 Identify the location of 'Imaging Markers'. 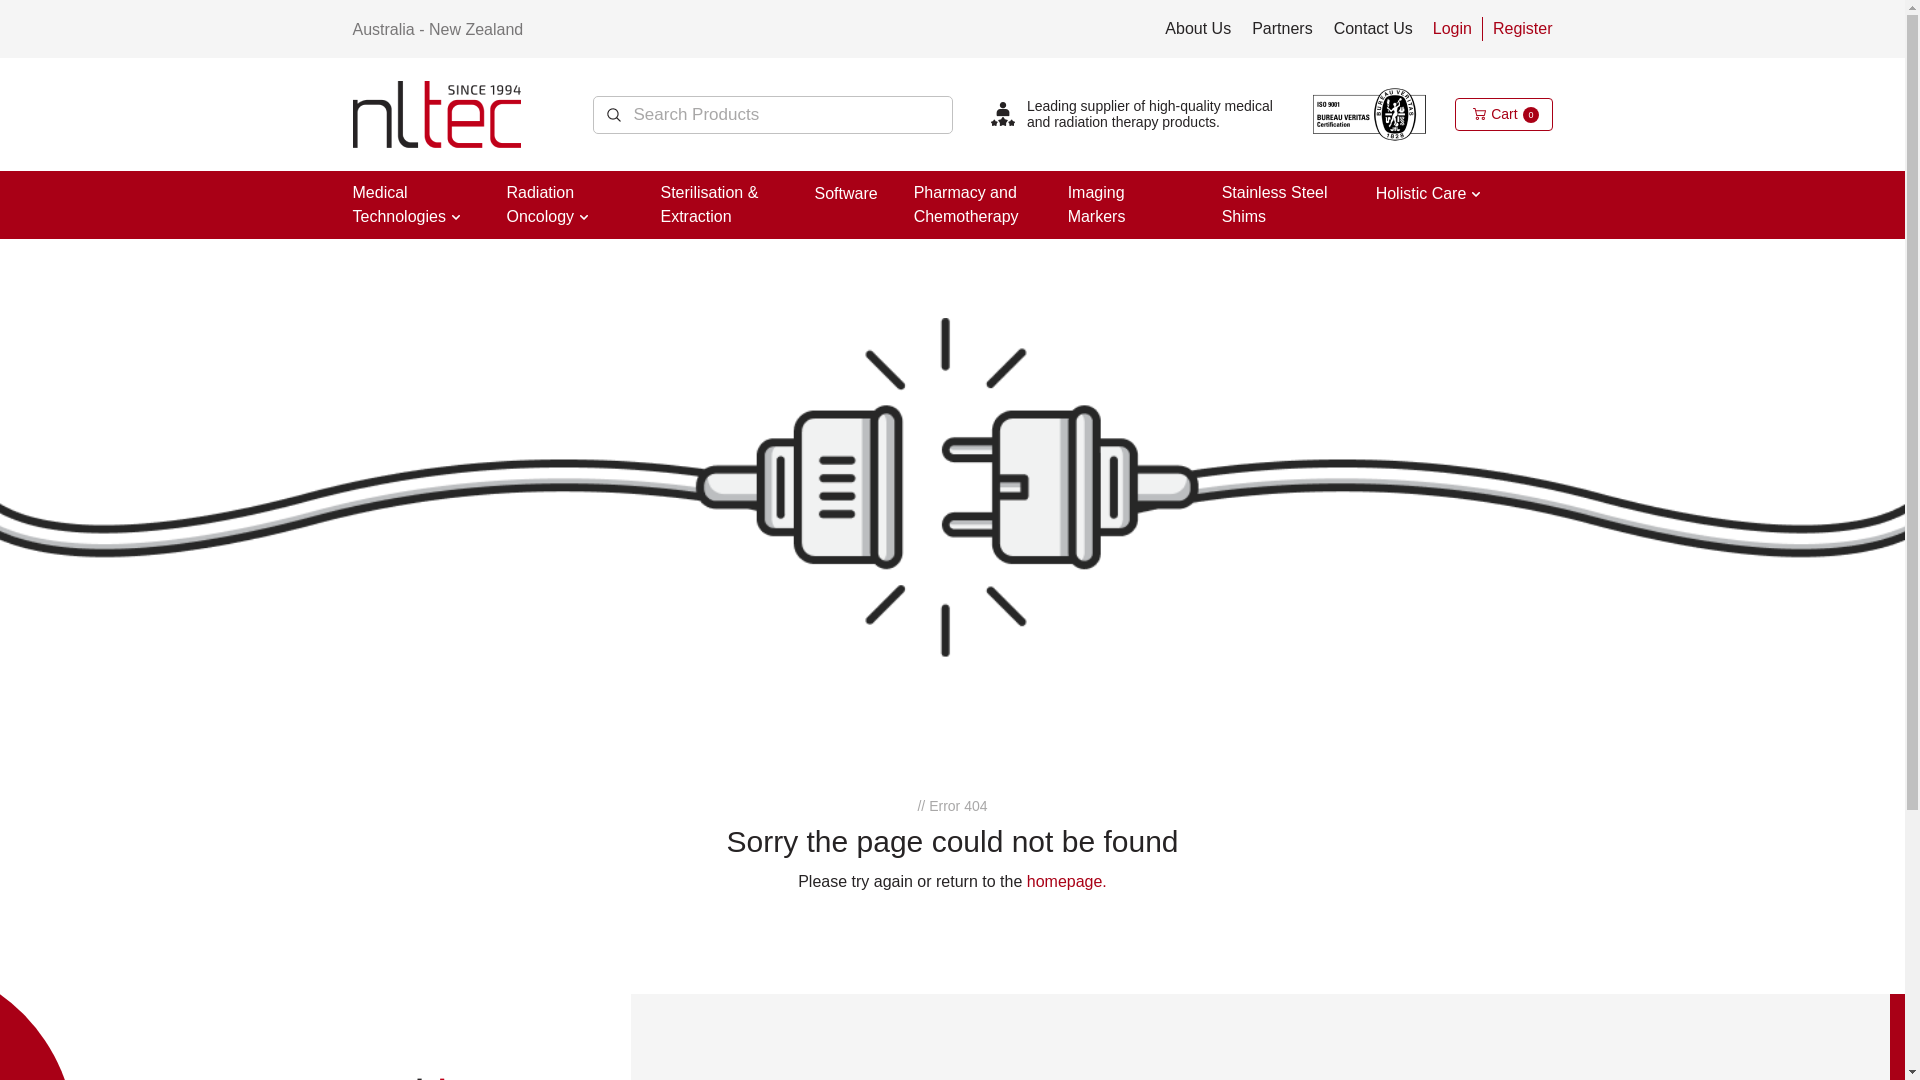
(1096, 204).